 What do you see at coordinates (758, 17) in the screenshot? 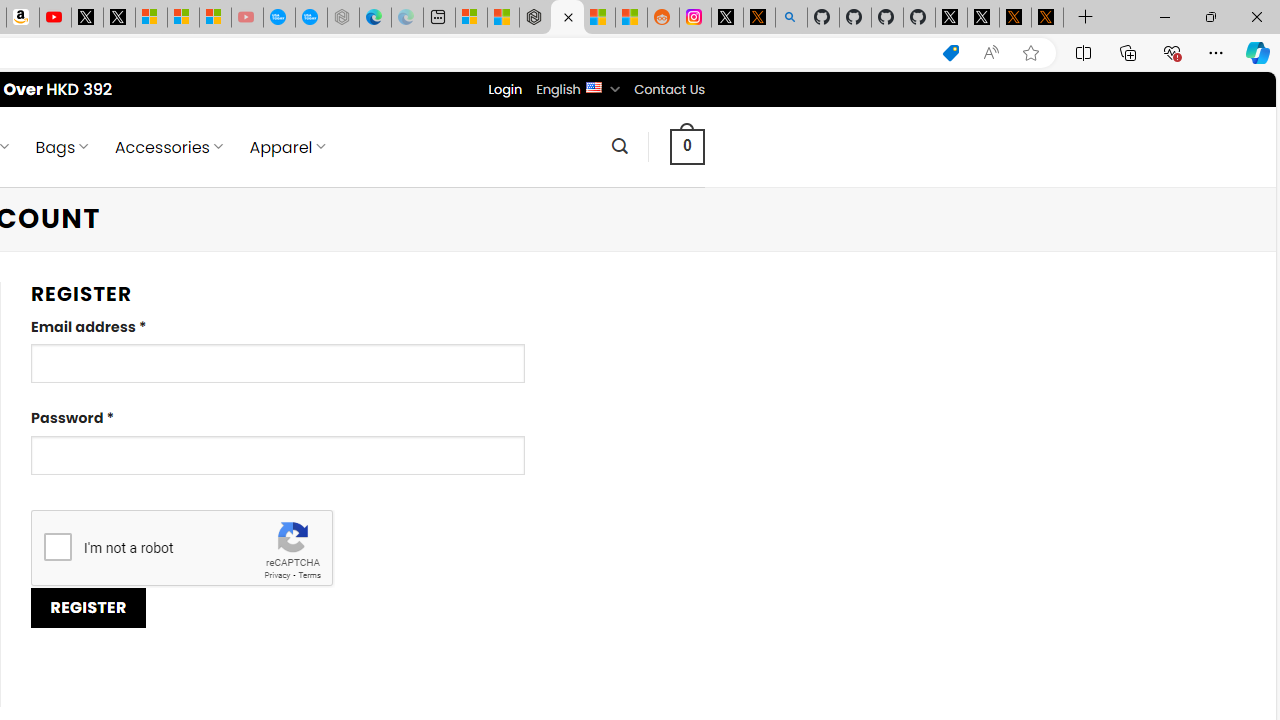
I see `'help.x.com | 524: A timeout occurred'` at bounding box center [758, 17].